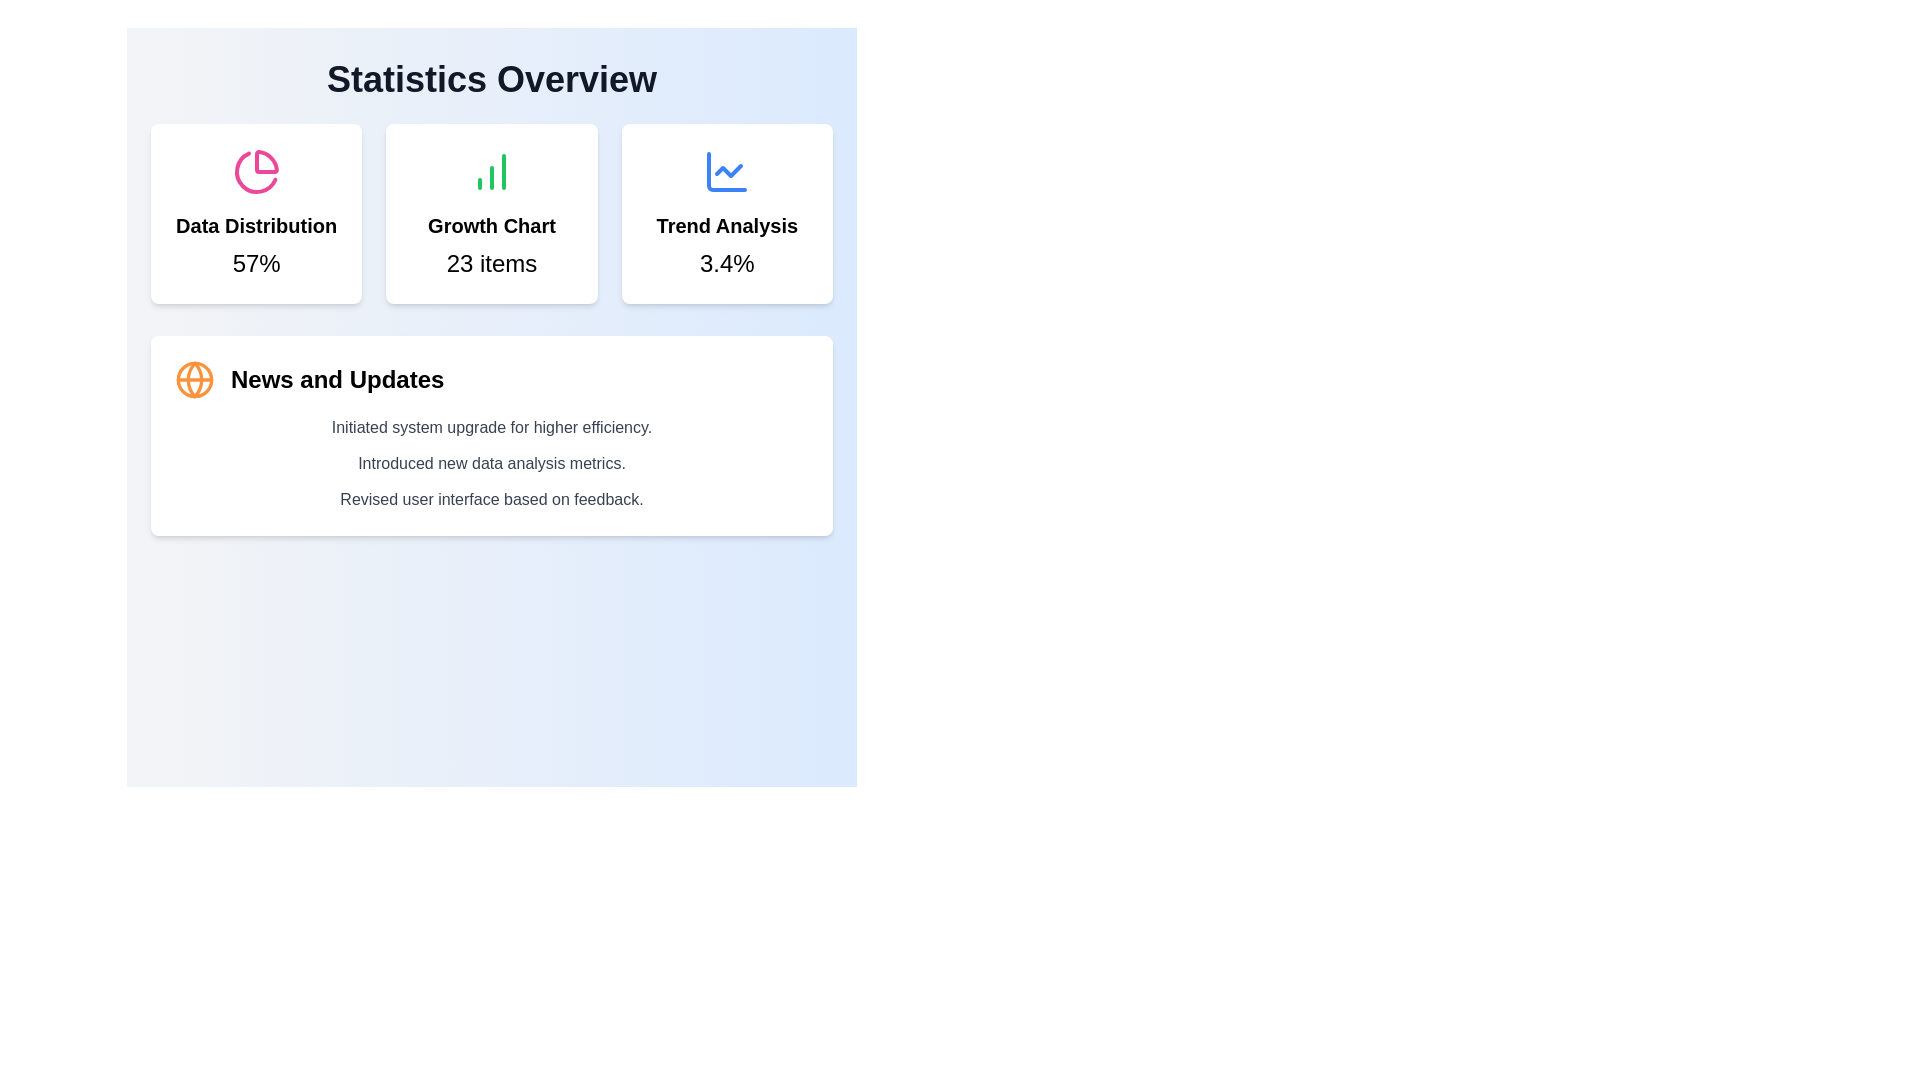  What do you see at coordinates (491, 499) in the screenshot?
I see `the third text line in the 'News and Updates' feed, located below the item that reads 'Introduced new data analysis metrics.'` at bounding box center [491, 499].